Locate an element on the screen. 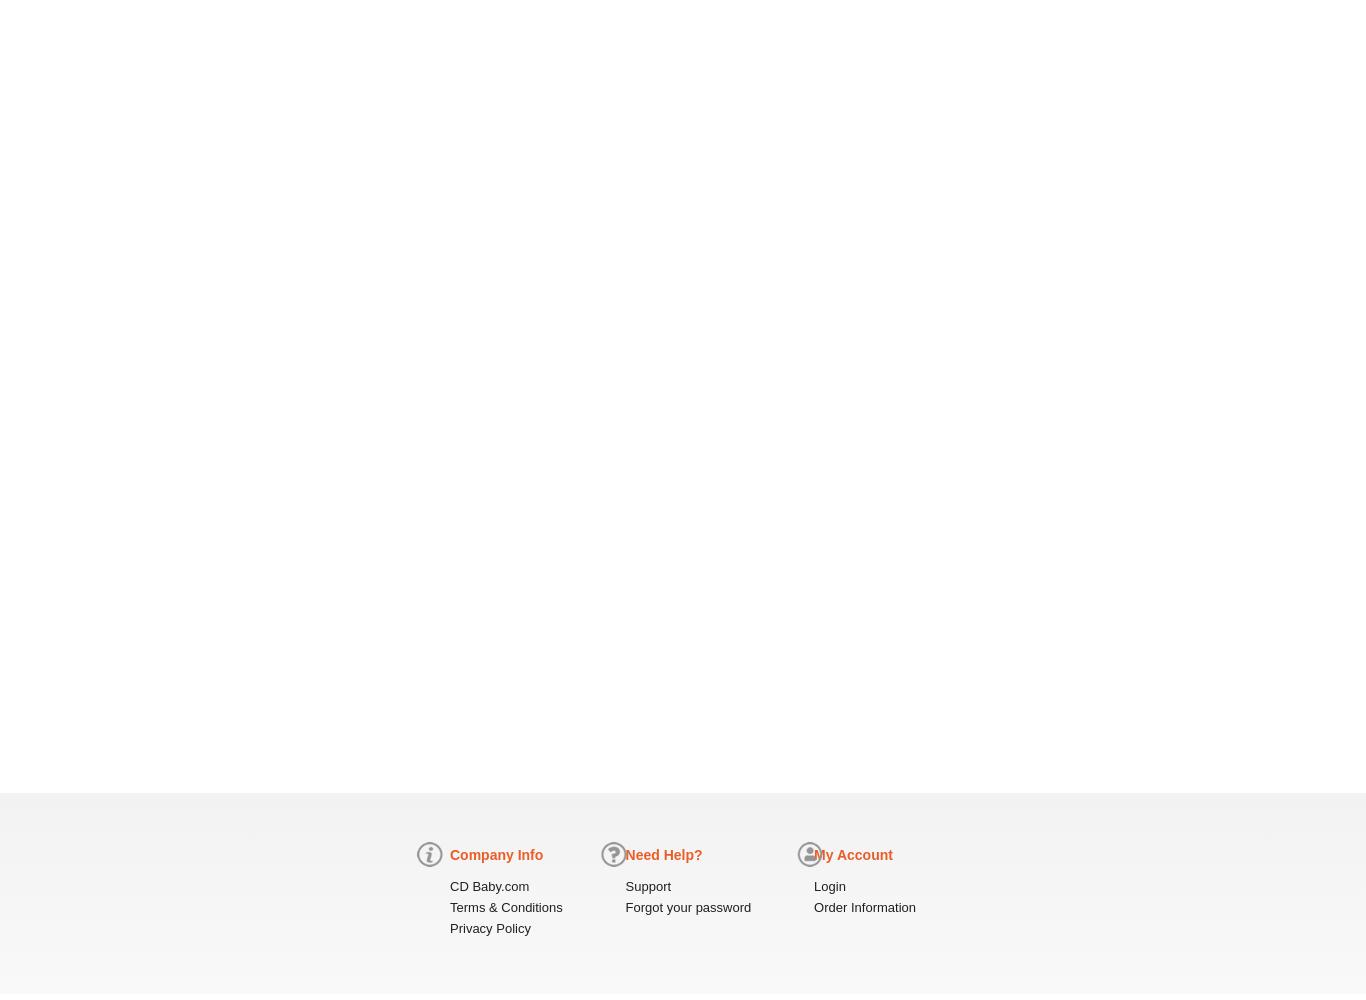 The width and height of the screenshot is (1366, 1000). 'Order Information' is located at coordinates (863, 907).